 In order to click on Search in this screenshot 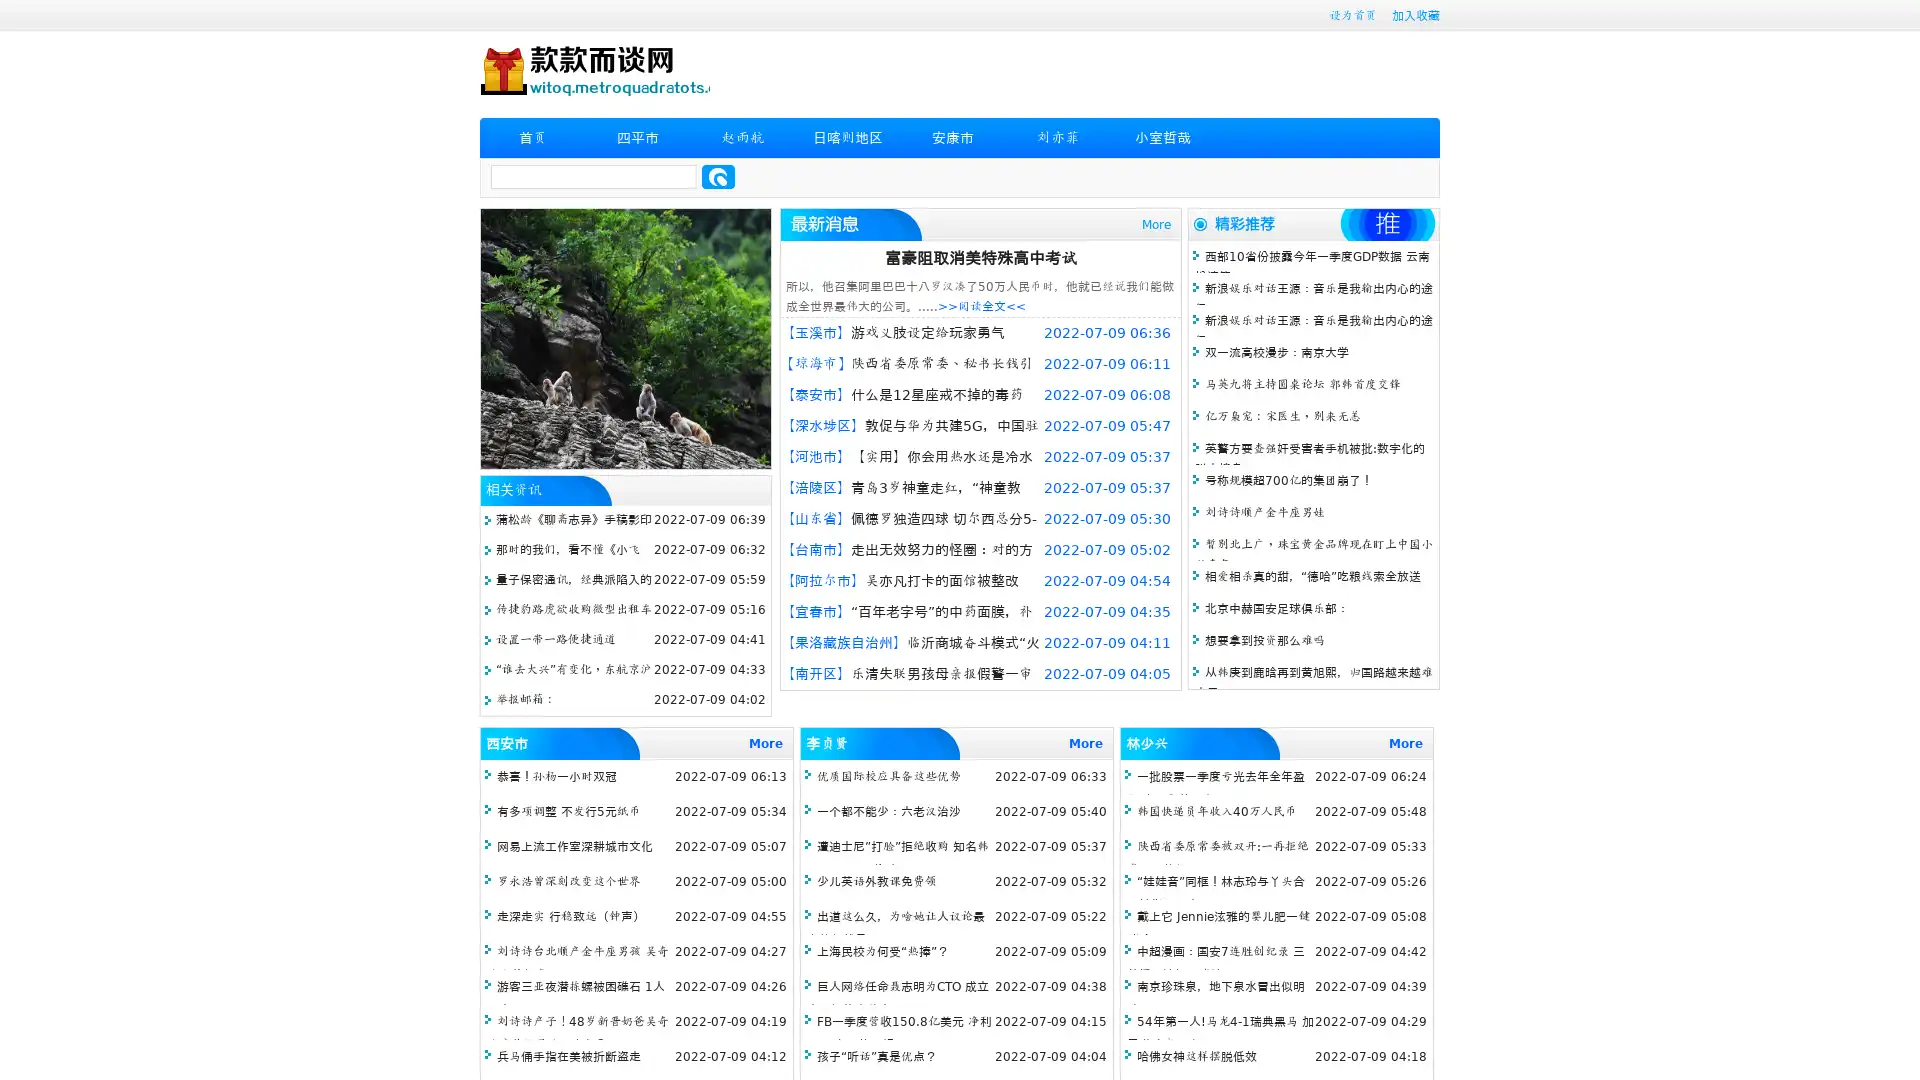, I will do `click(718, 176)`.